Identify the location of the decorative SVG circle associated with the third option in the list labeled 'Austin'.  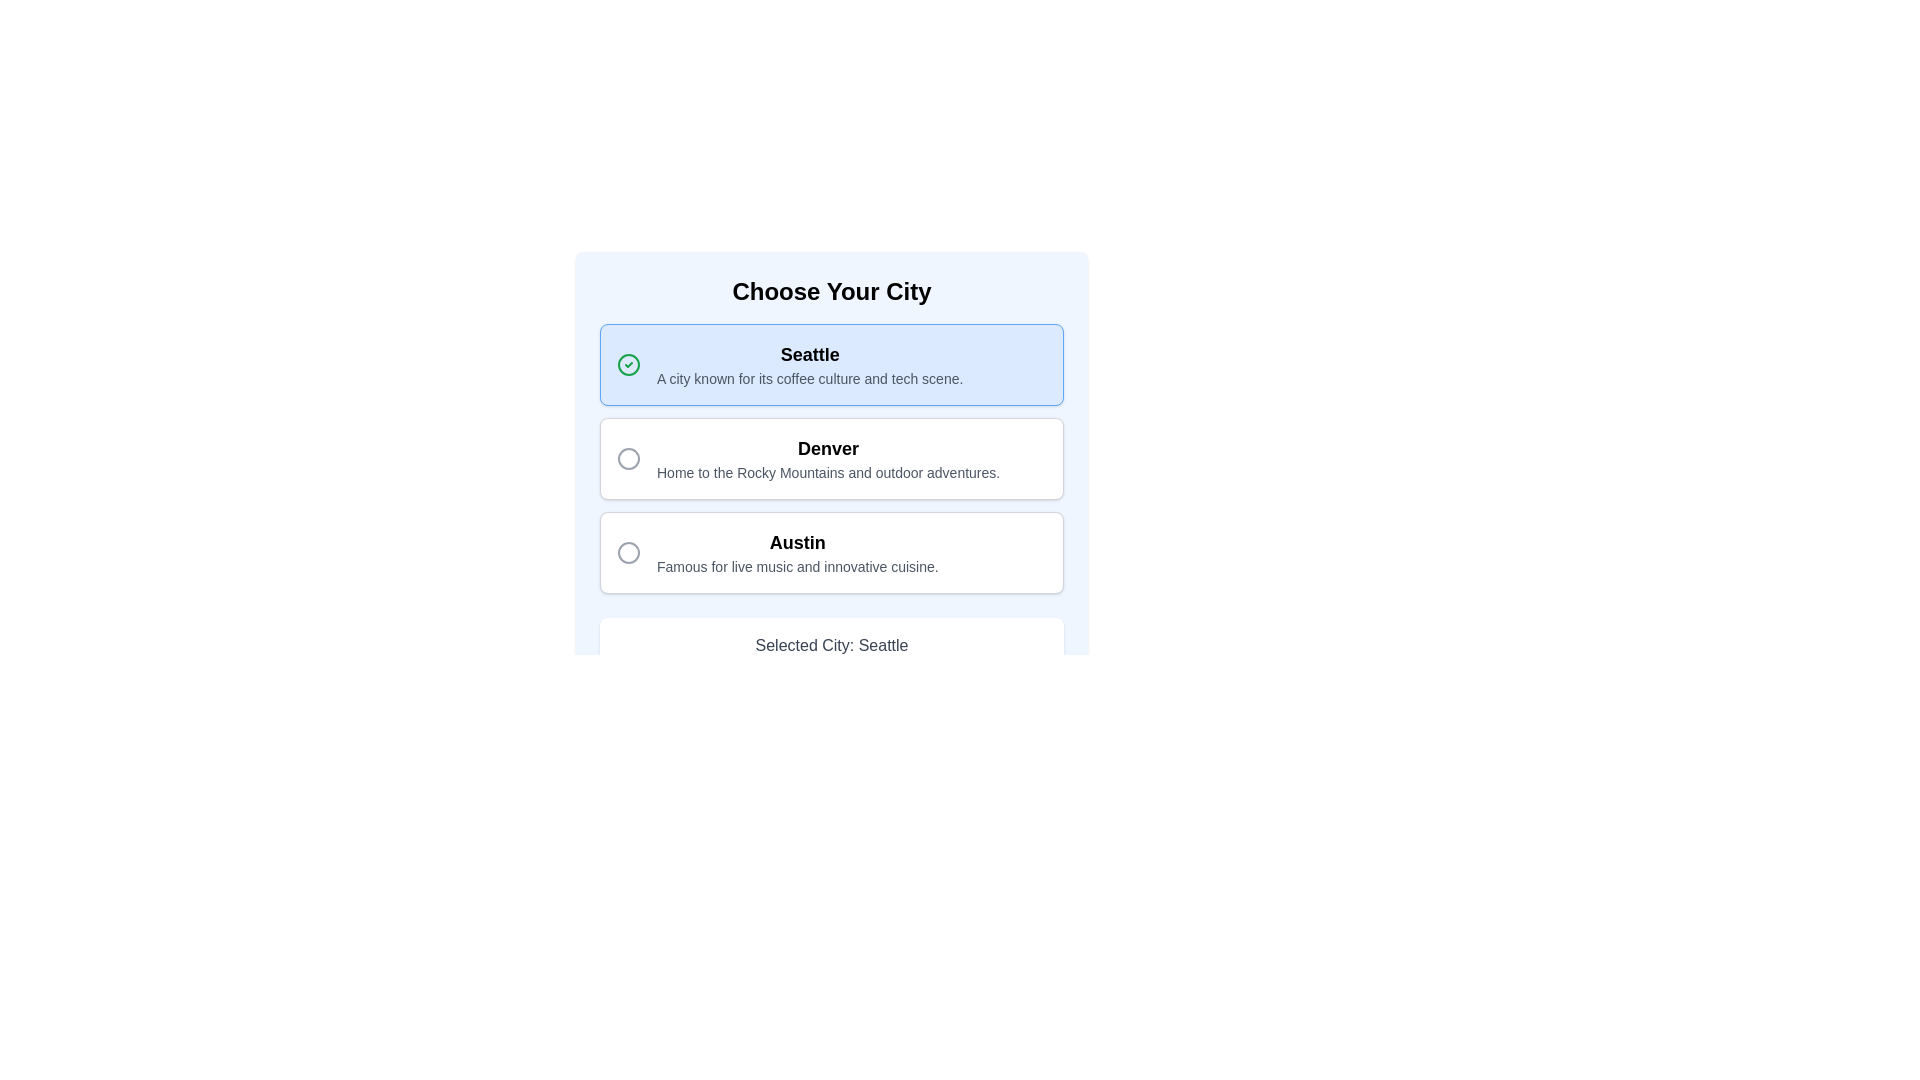
(627, 552).